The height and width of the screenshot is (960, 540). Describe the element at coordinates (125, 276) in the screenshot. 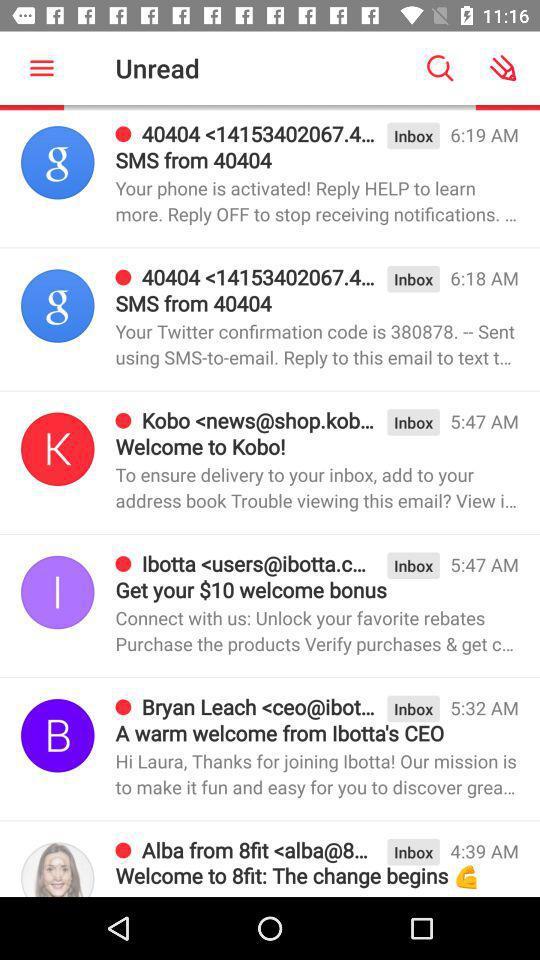

I see `the 2nd circular shaped red dot on the web page` at that location.